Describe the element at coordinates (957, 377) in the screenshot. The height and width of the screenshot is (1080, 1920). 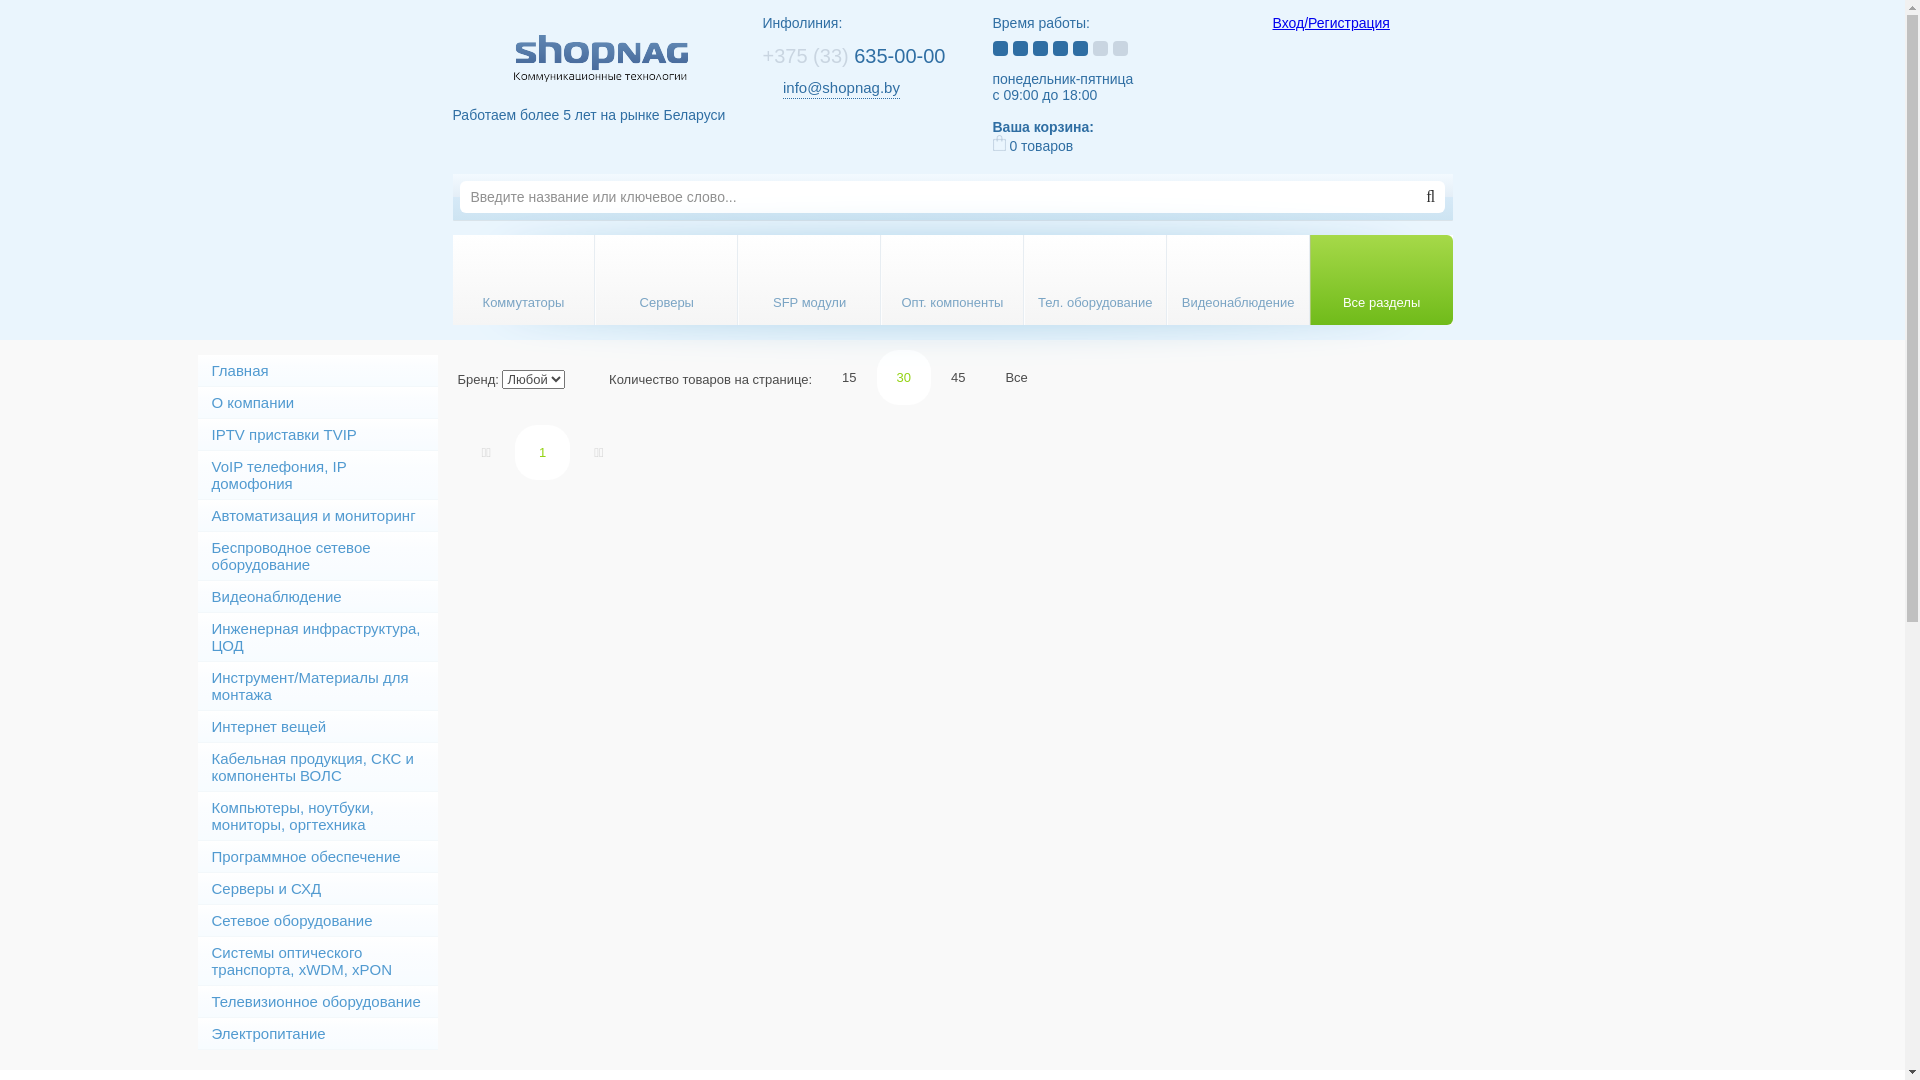
I see `'45'` at that location.